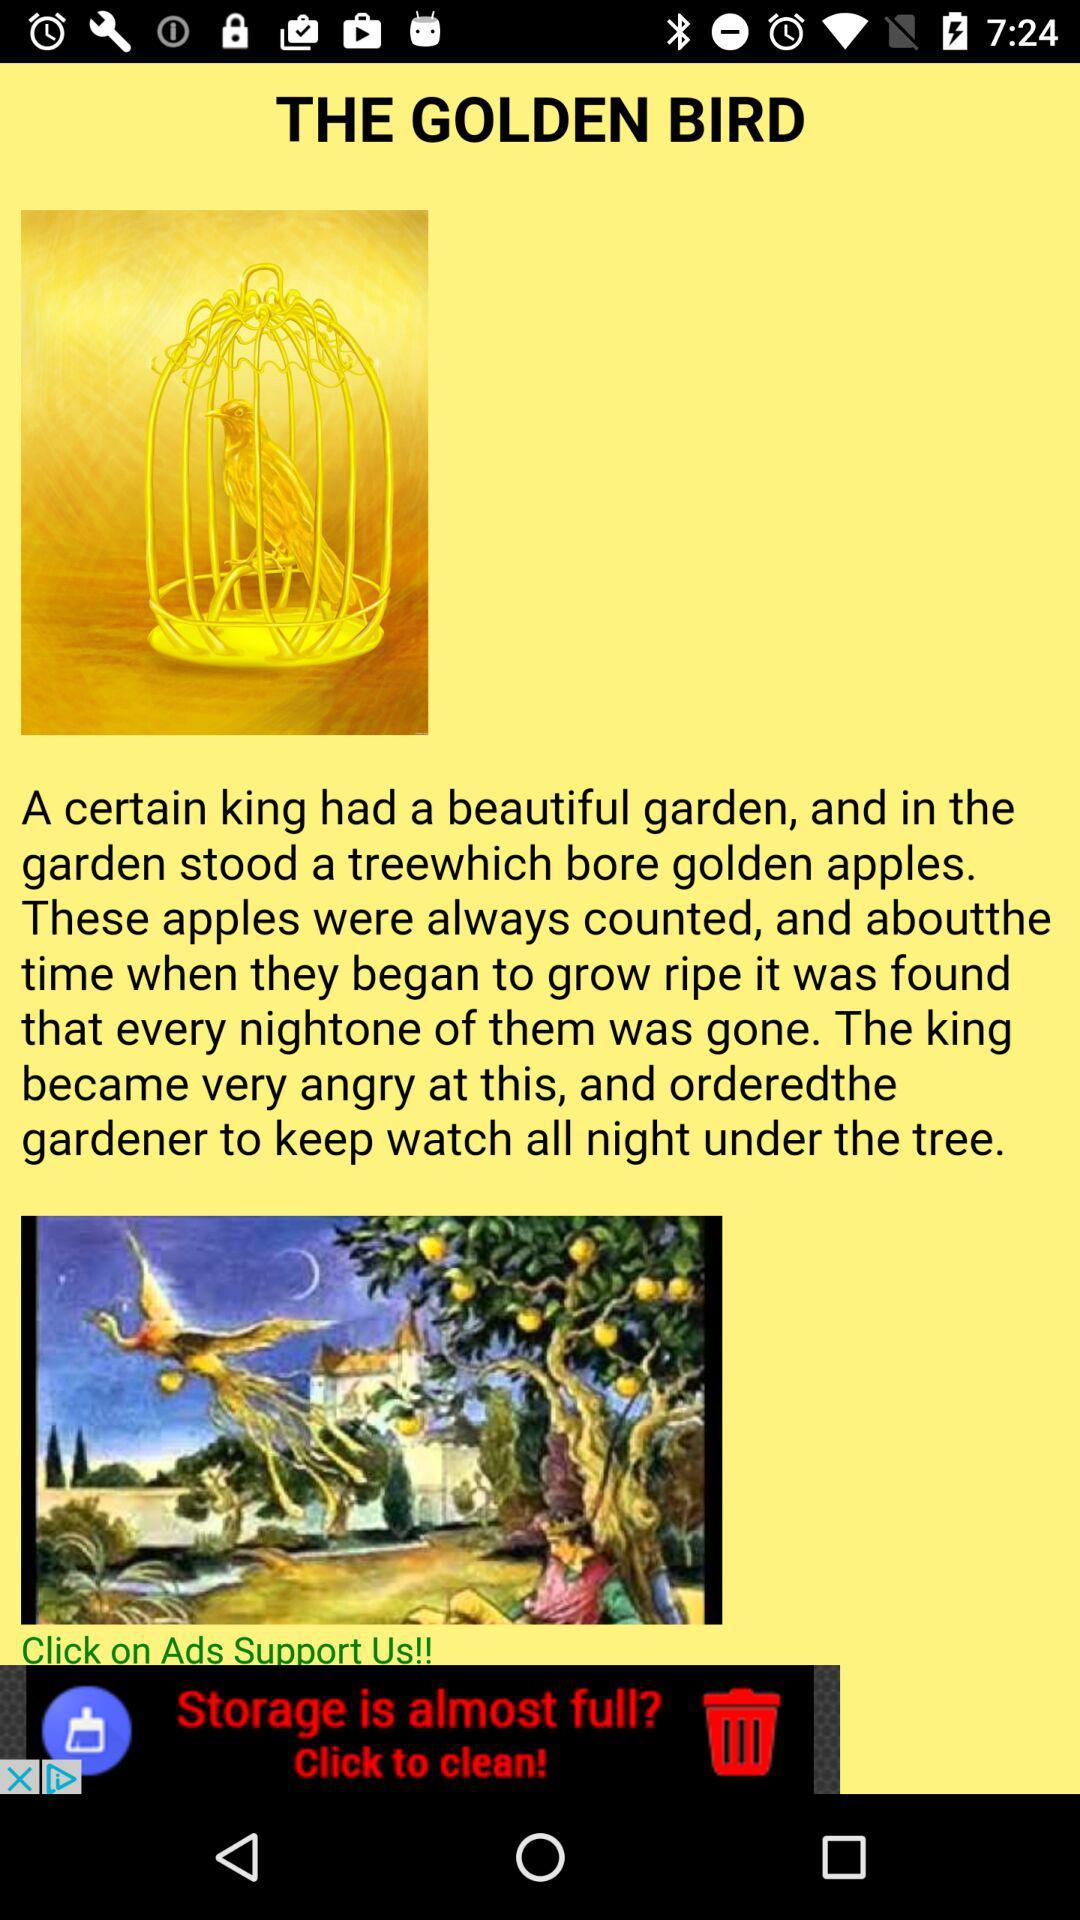 The height and width of the screenshot is (1920, 1080). What do you see at coordinates (419, 1728) in the screenshot?
I see `web add` at bounding box center [419, 1728].